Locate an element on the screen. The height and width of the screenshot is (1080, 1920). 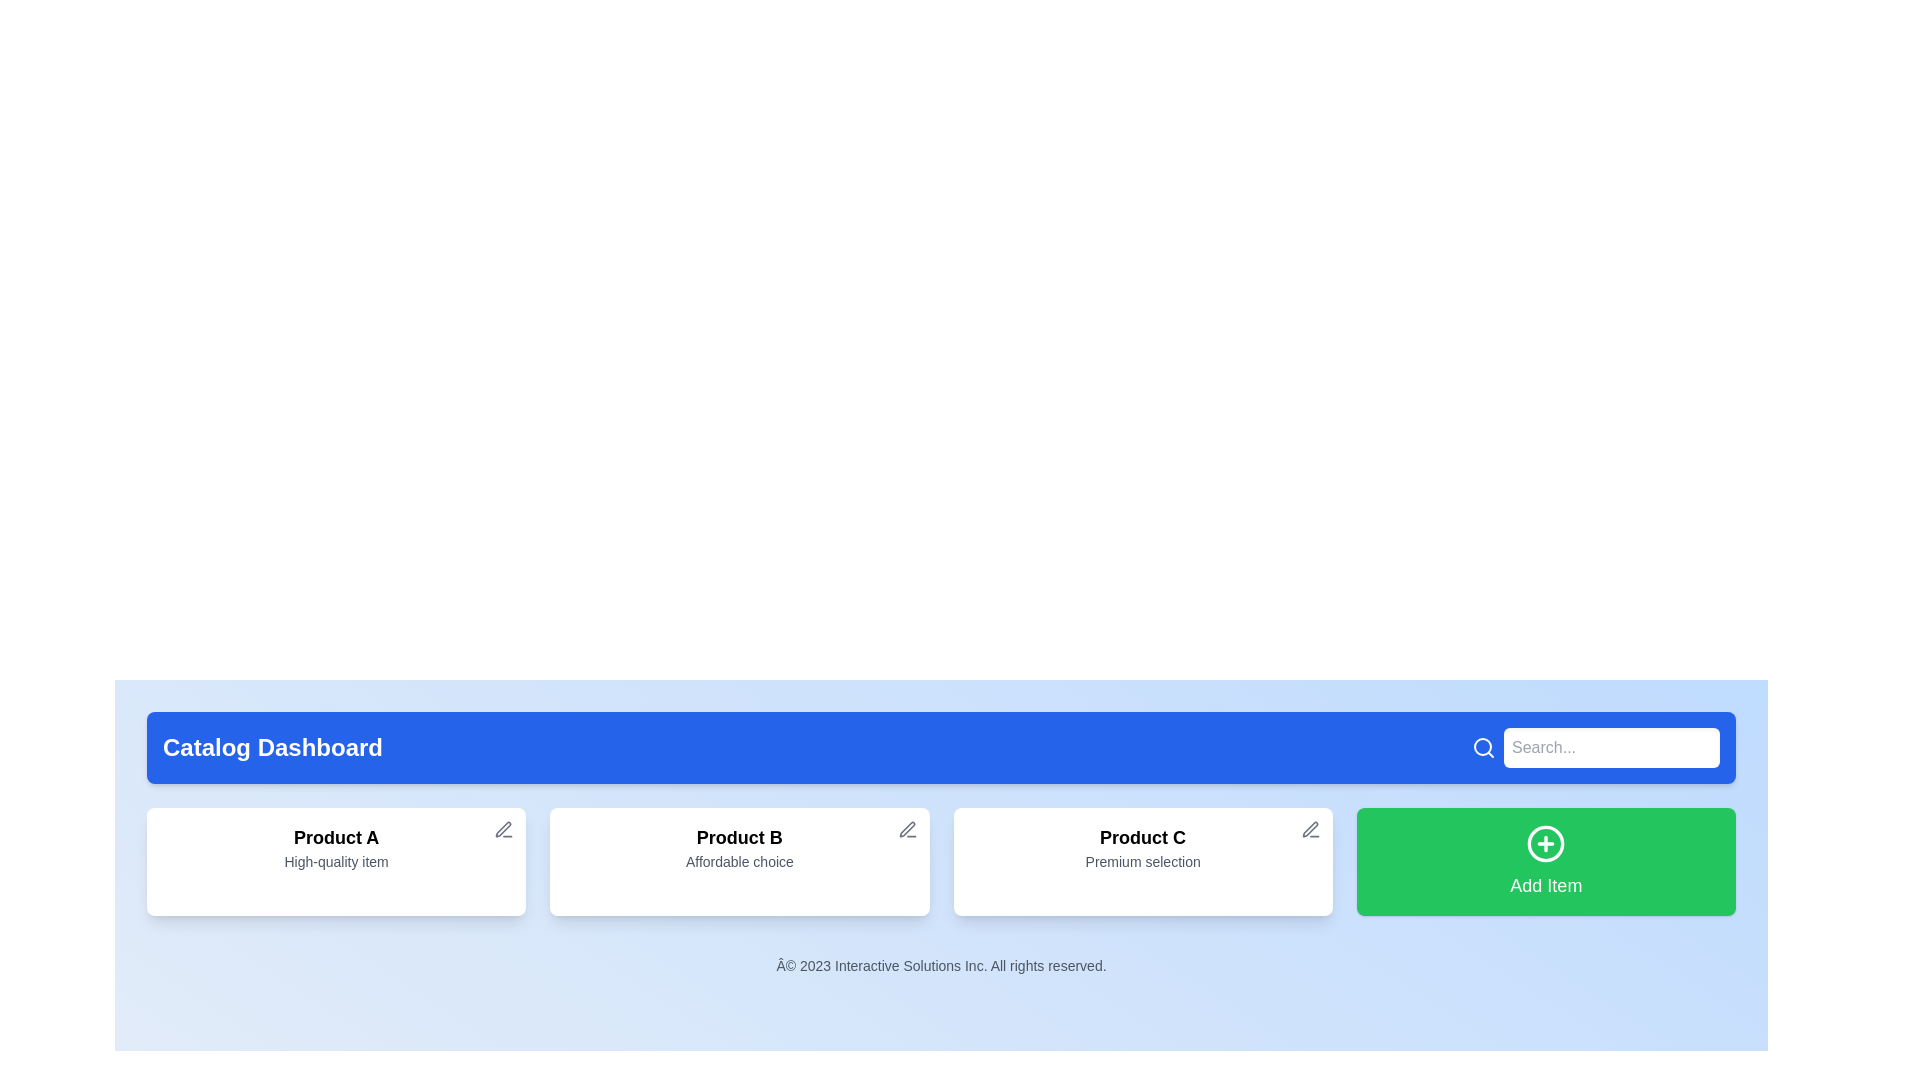
the Header text that serves as the title of the 'Catalog Dashboard' section, located in the top bar on the left side next to a search bar is located at coordinates (272, 748).